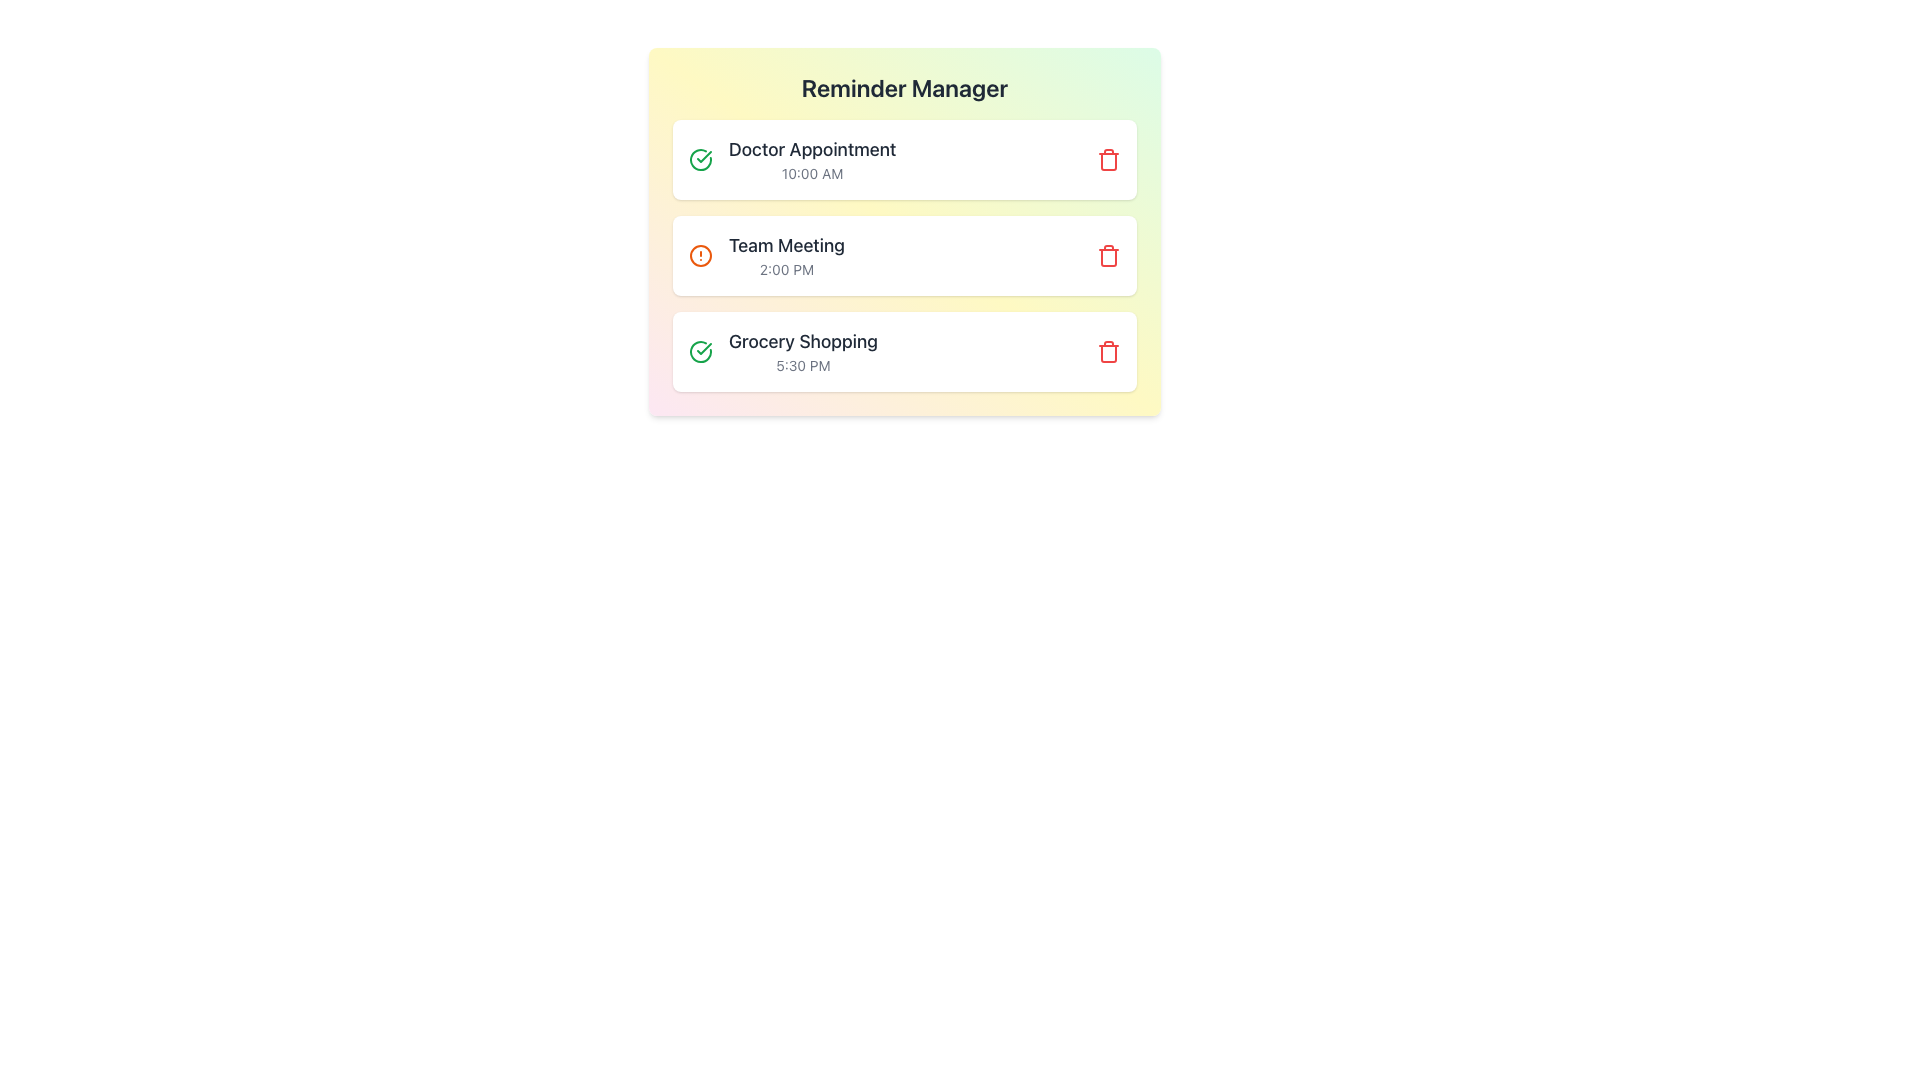 The width and height of the screenshot is (1920, 1080). What do you see at coordinates (700, 158) in the screenshot?
I see `the status indicator icon located to the left of the 'Doctor Appointment' text in the top reminder entry of the 'Reminder Manager' list` at bounding box center [700, 158].